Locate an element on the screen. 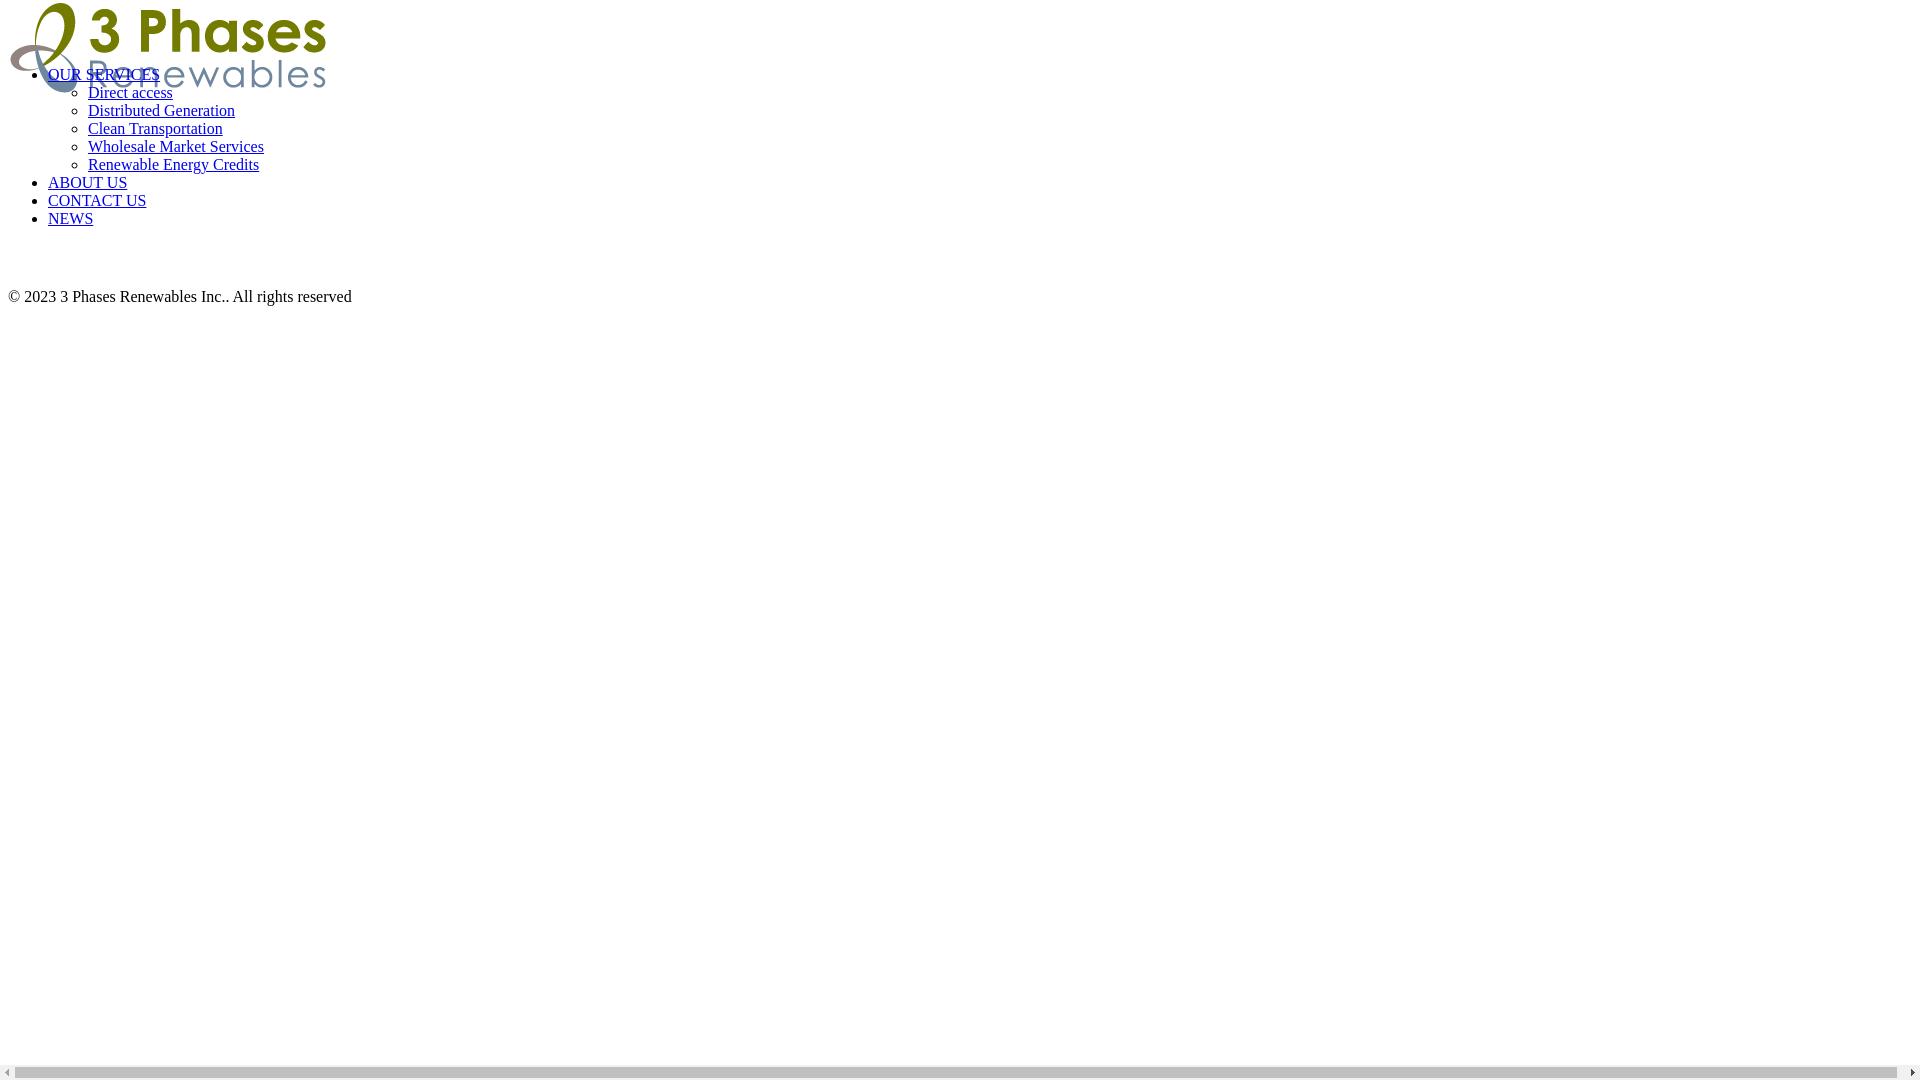 Image resolution: width=1920 pixels, height=1080 pixels. 'IN THE NEWS' is located at coordinates (967, 194).